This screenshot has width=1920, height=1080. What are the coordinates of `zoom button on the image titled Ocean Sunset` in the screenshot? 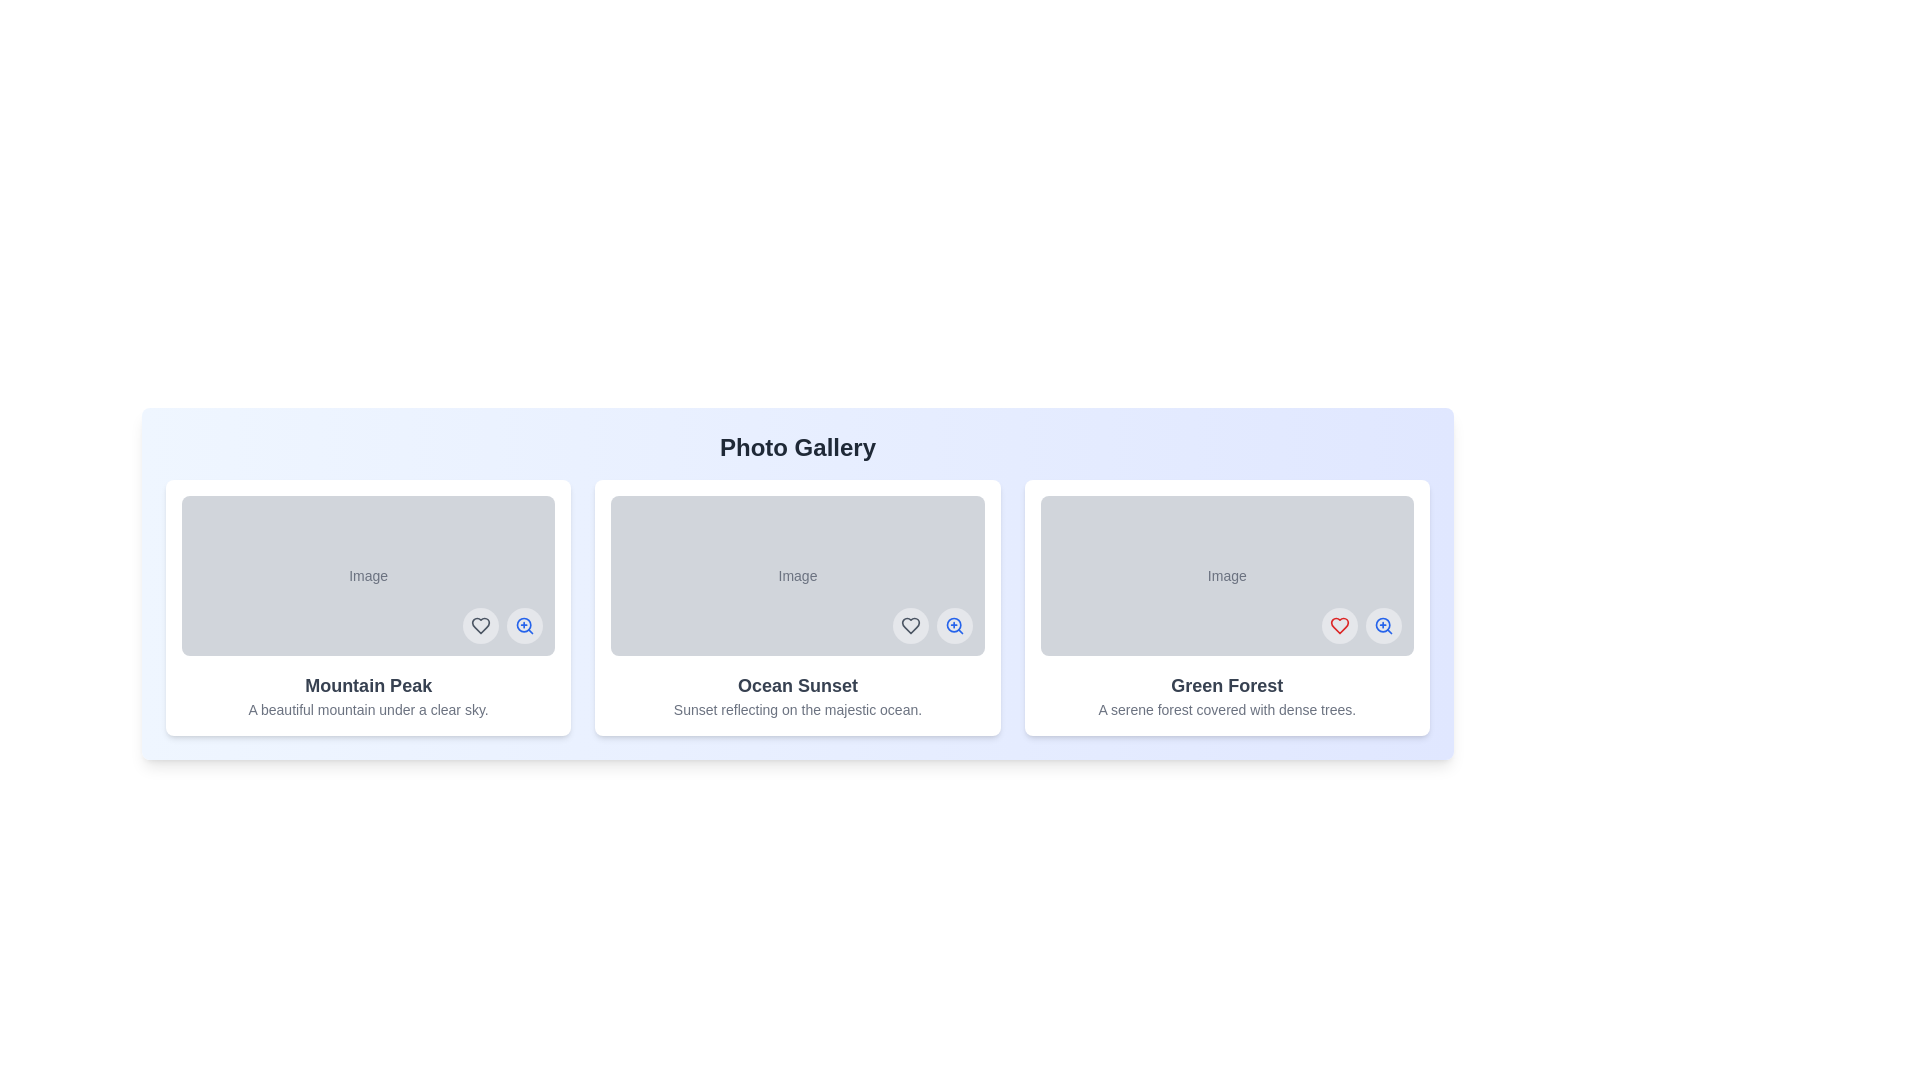 It's located at (953, 624).